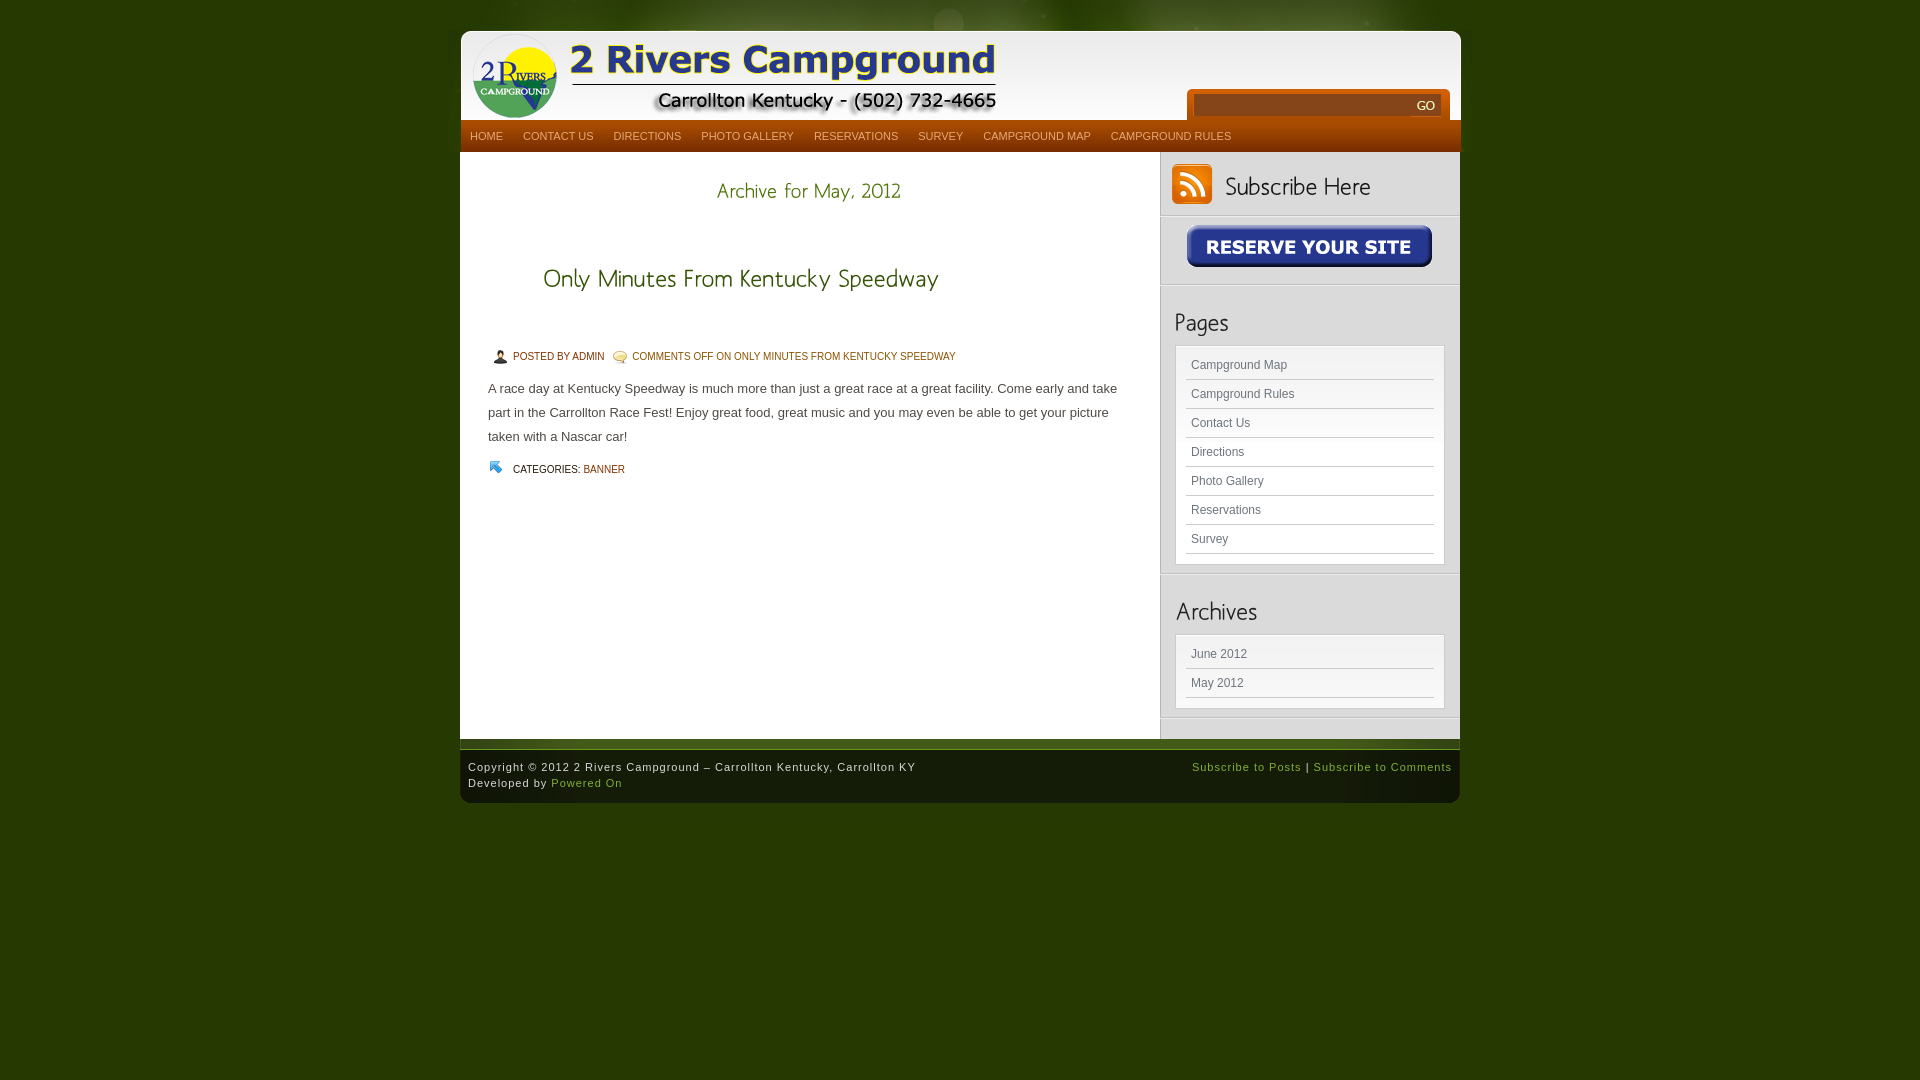 This screenshot has height=1080, width=1920. Describe the element at coordinates (1036, 135) in the screenshot. I see `'CAMPGROUND MAP'` at that location.